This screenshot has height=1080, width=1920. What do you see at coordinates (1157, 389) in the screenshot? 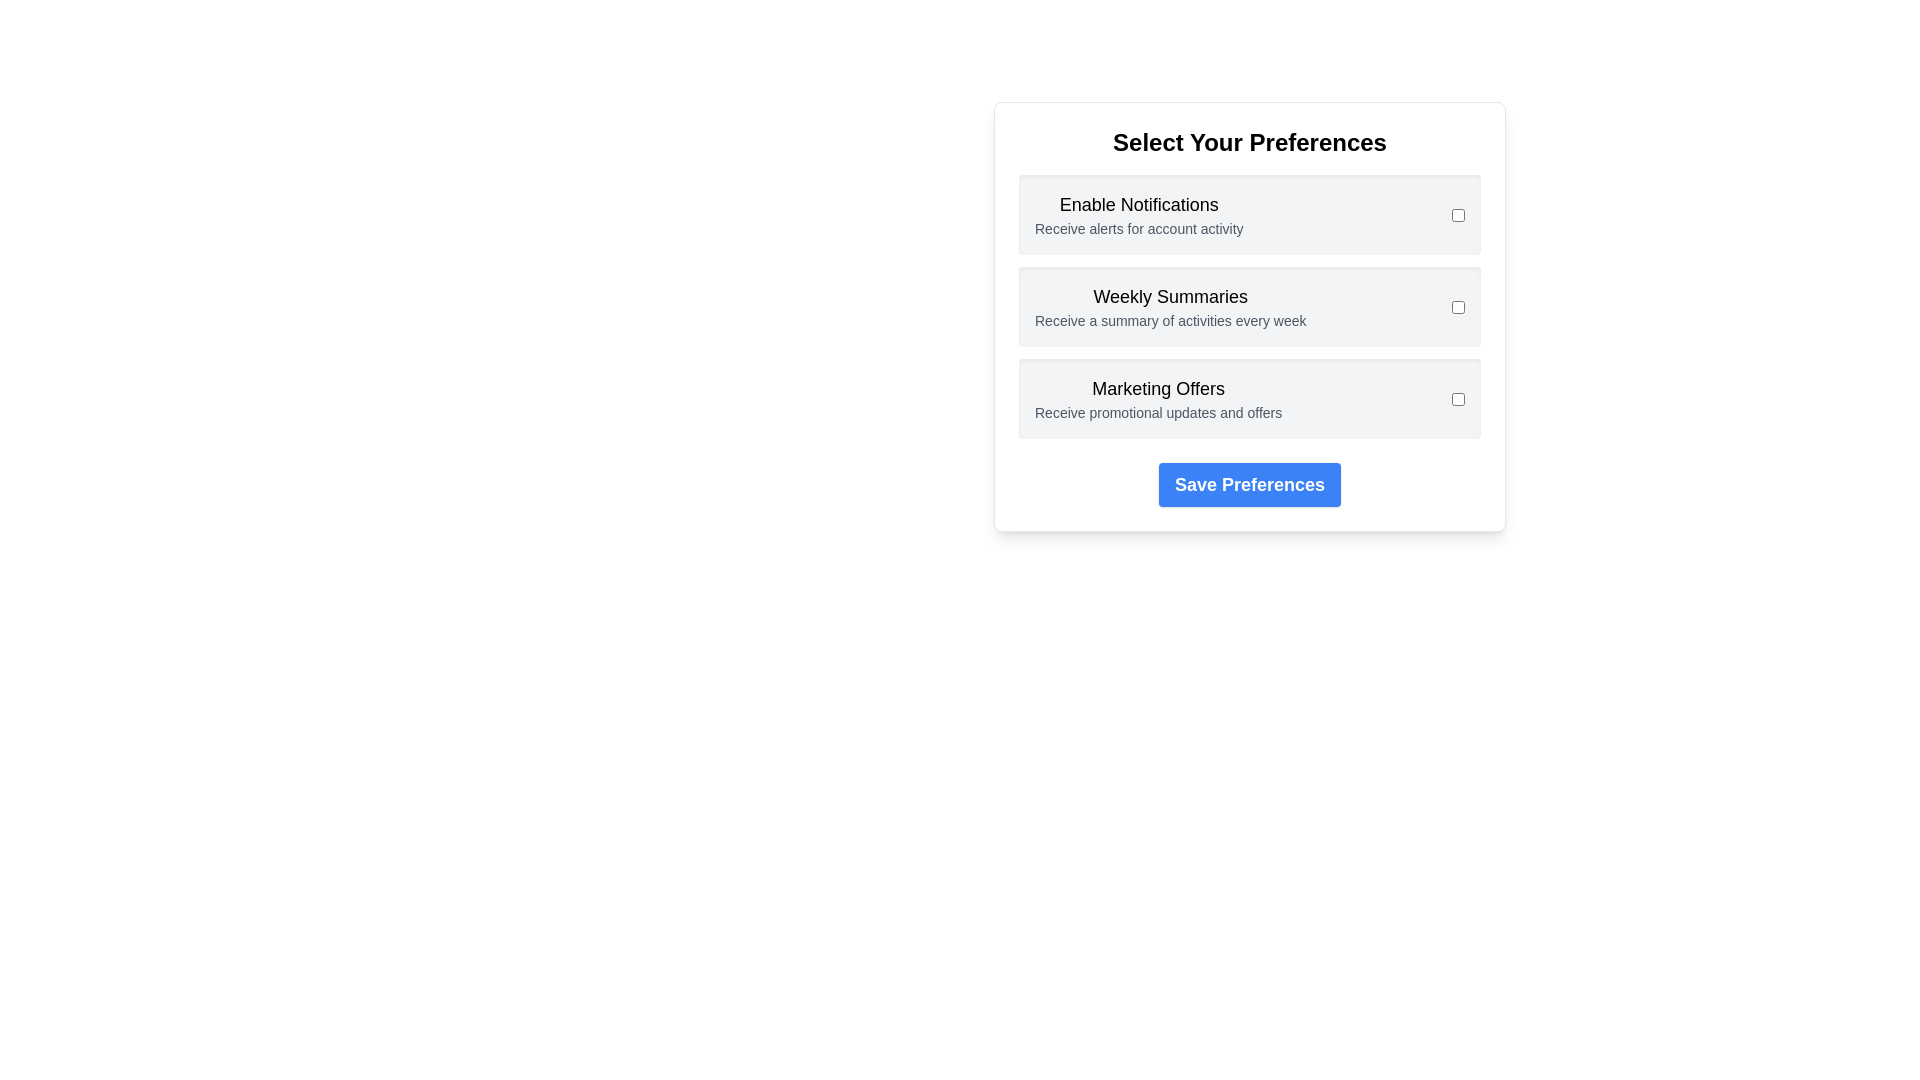
I see `the text Marketing Offers for interaction` at bounding box center [1157, 389].